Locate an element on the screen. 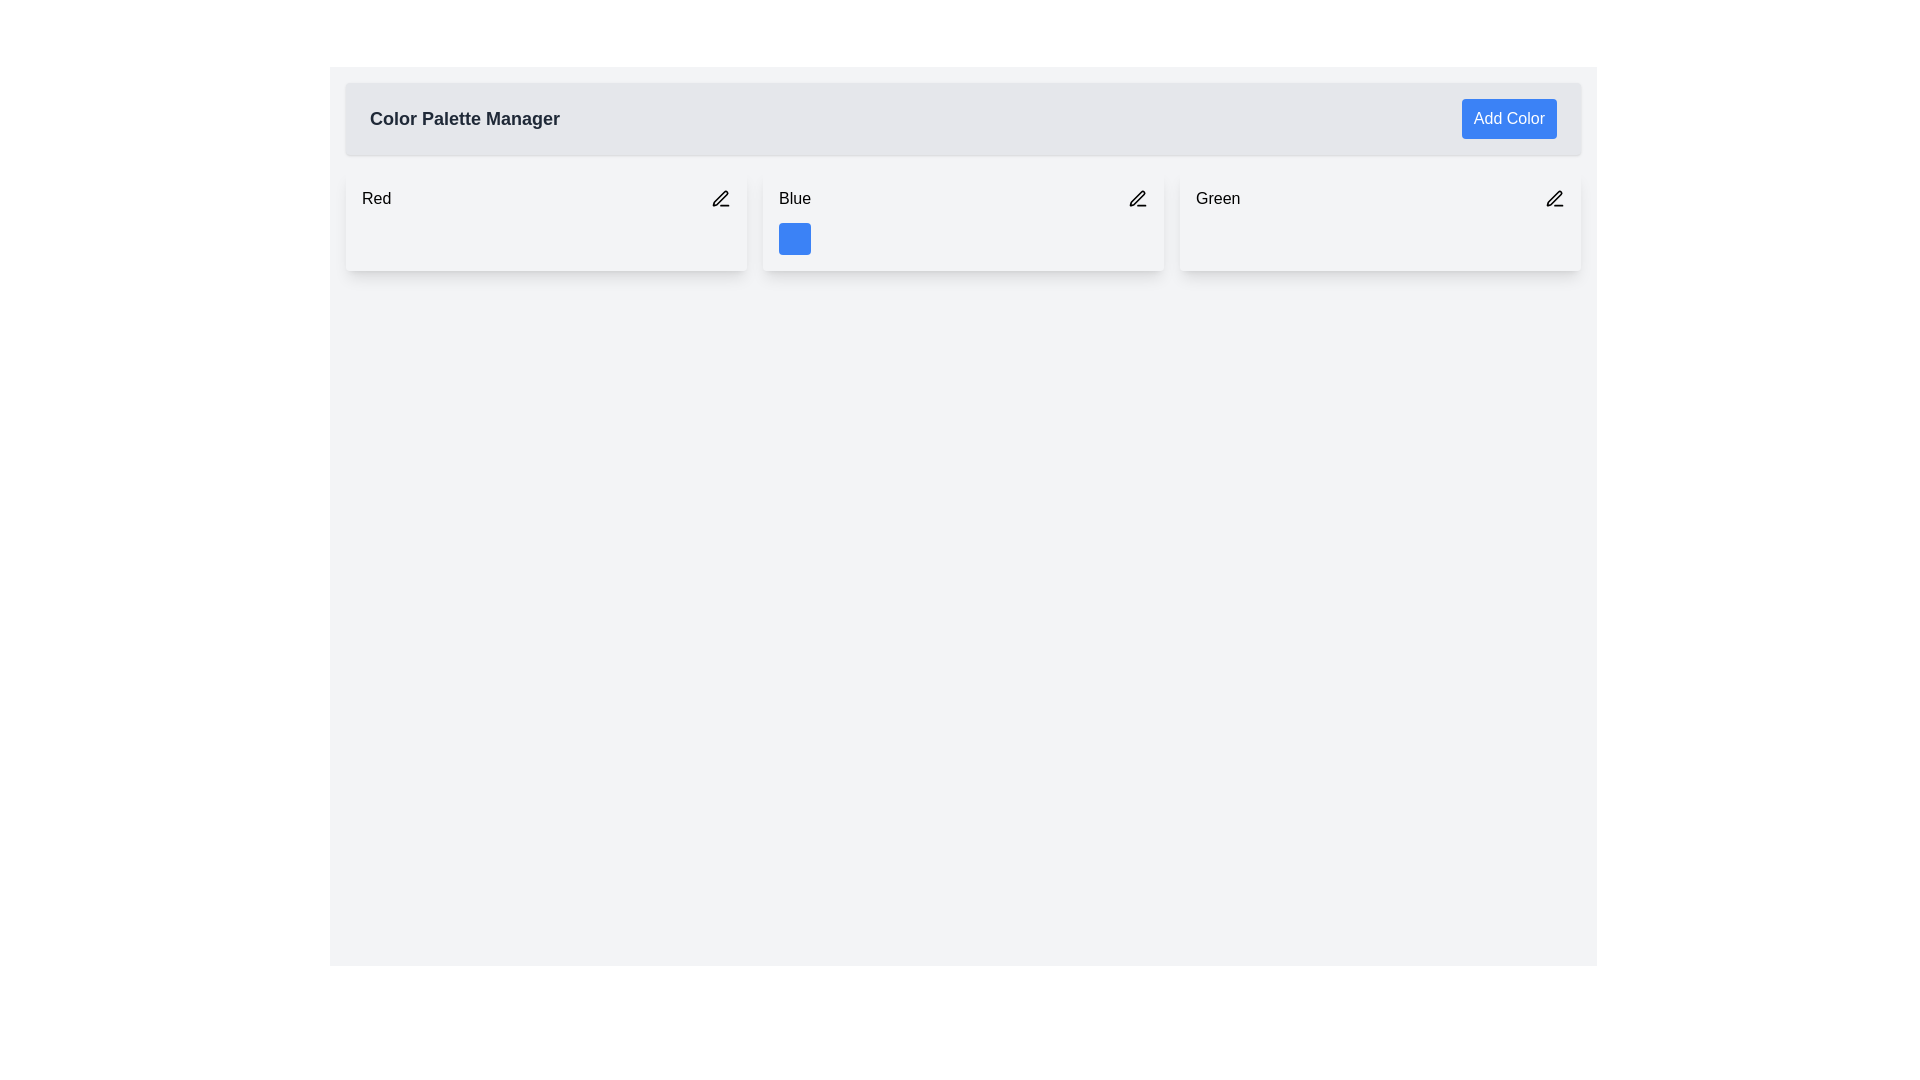 Image resolution: width=1920 pixels, height=1080 pixels. the third blue color block square is located at coordinates (874, 238).